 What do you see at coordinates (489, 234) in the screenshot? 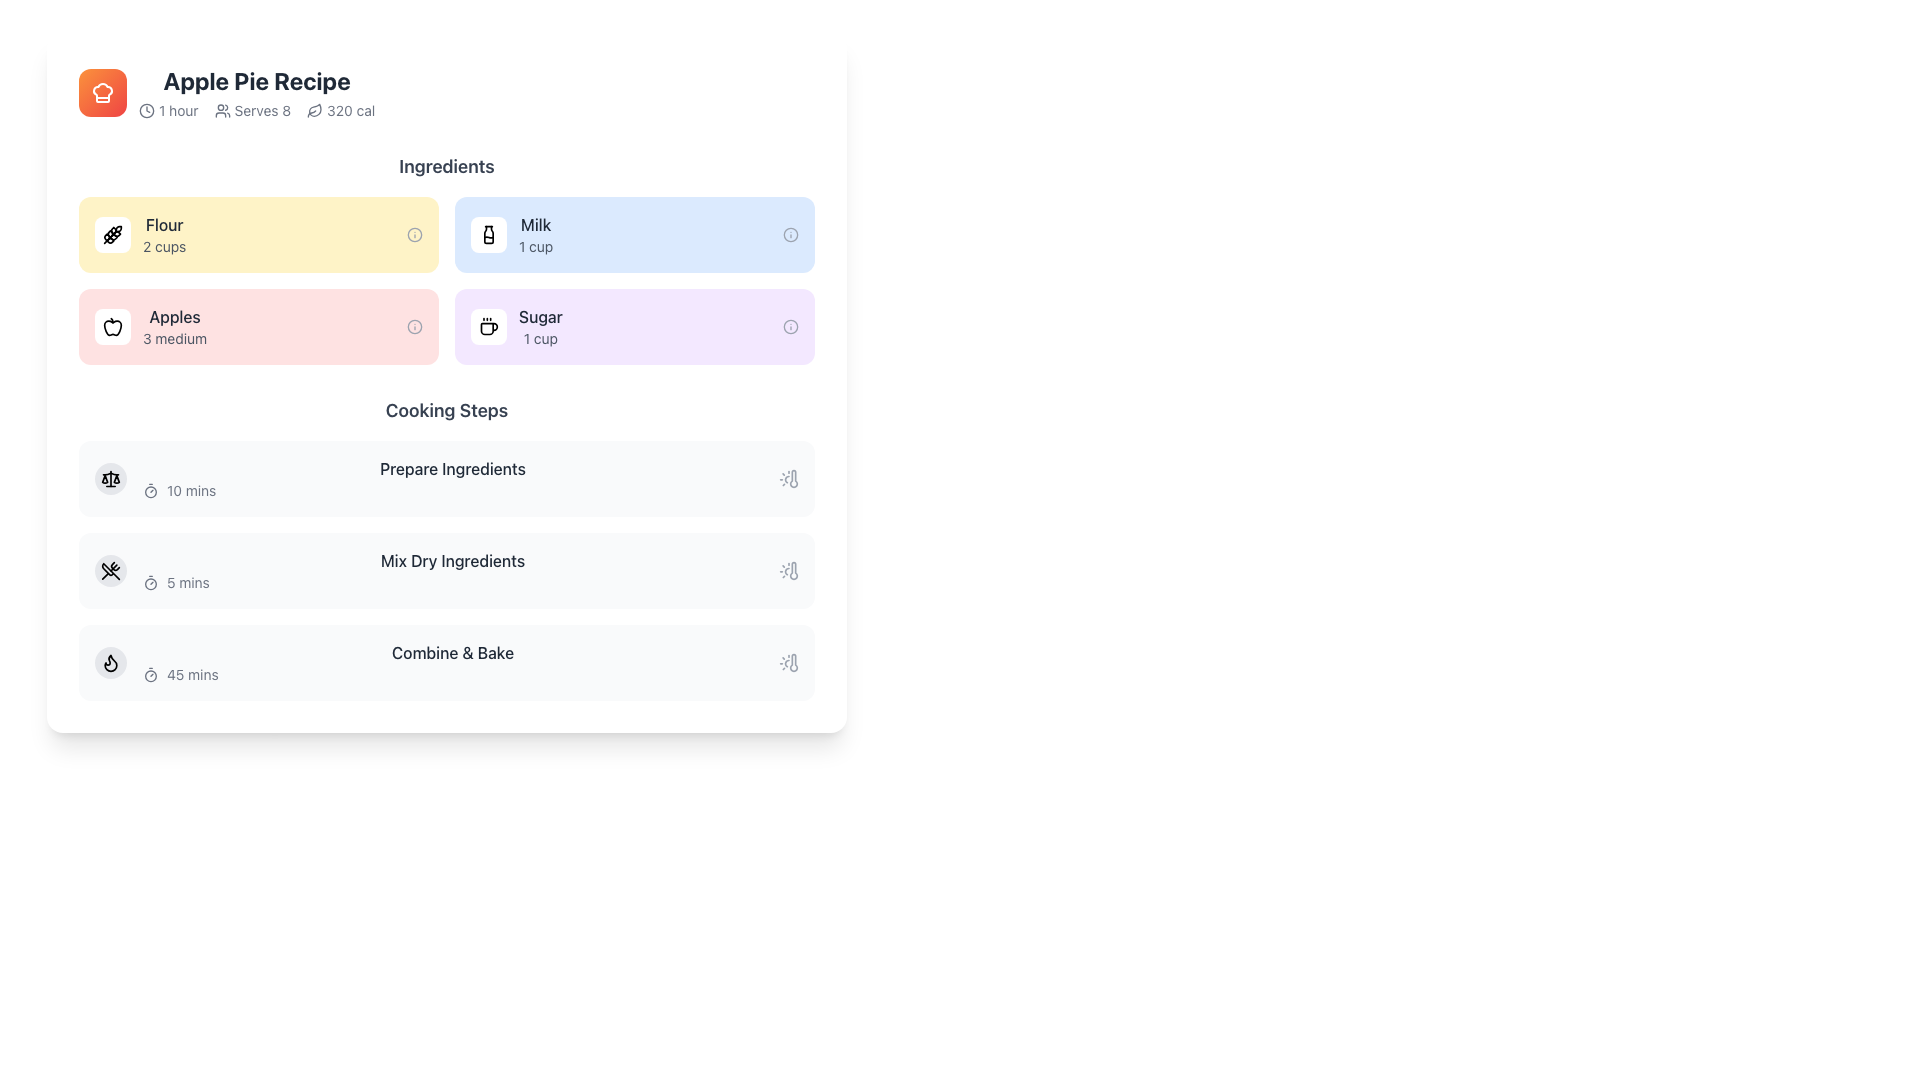
I see `the small milk bottle icon, which is styled as a vector graphic and located to the left of the text description 'Milk 1 cup' within the 'Milk 1 cup' card` at bounding box center [489, 234].